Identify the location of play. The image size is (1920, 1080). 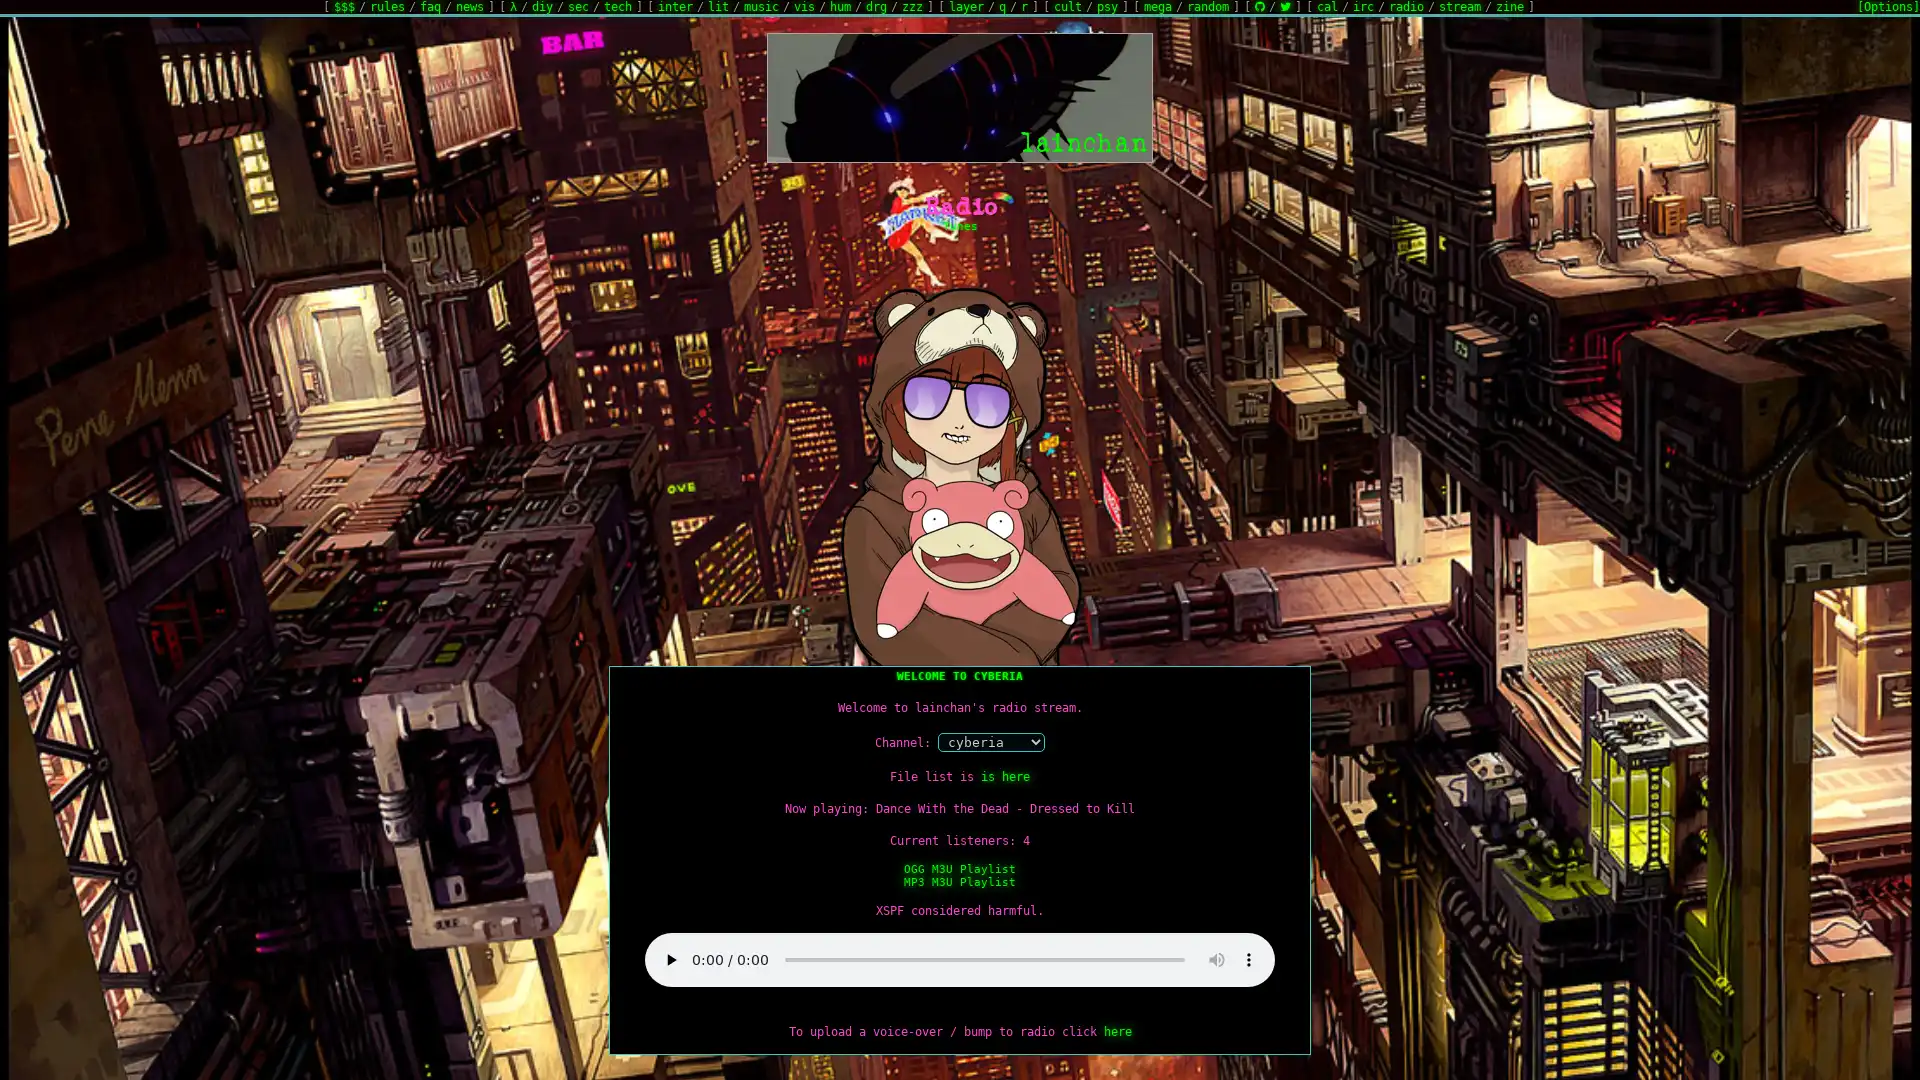
(671, 959).